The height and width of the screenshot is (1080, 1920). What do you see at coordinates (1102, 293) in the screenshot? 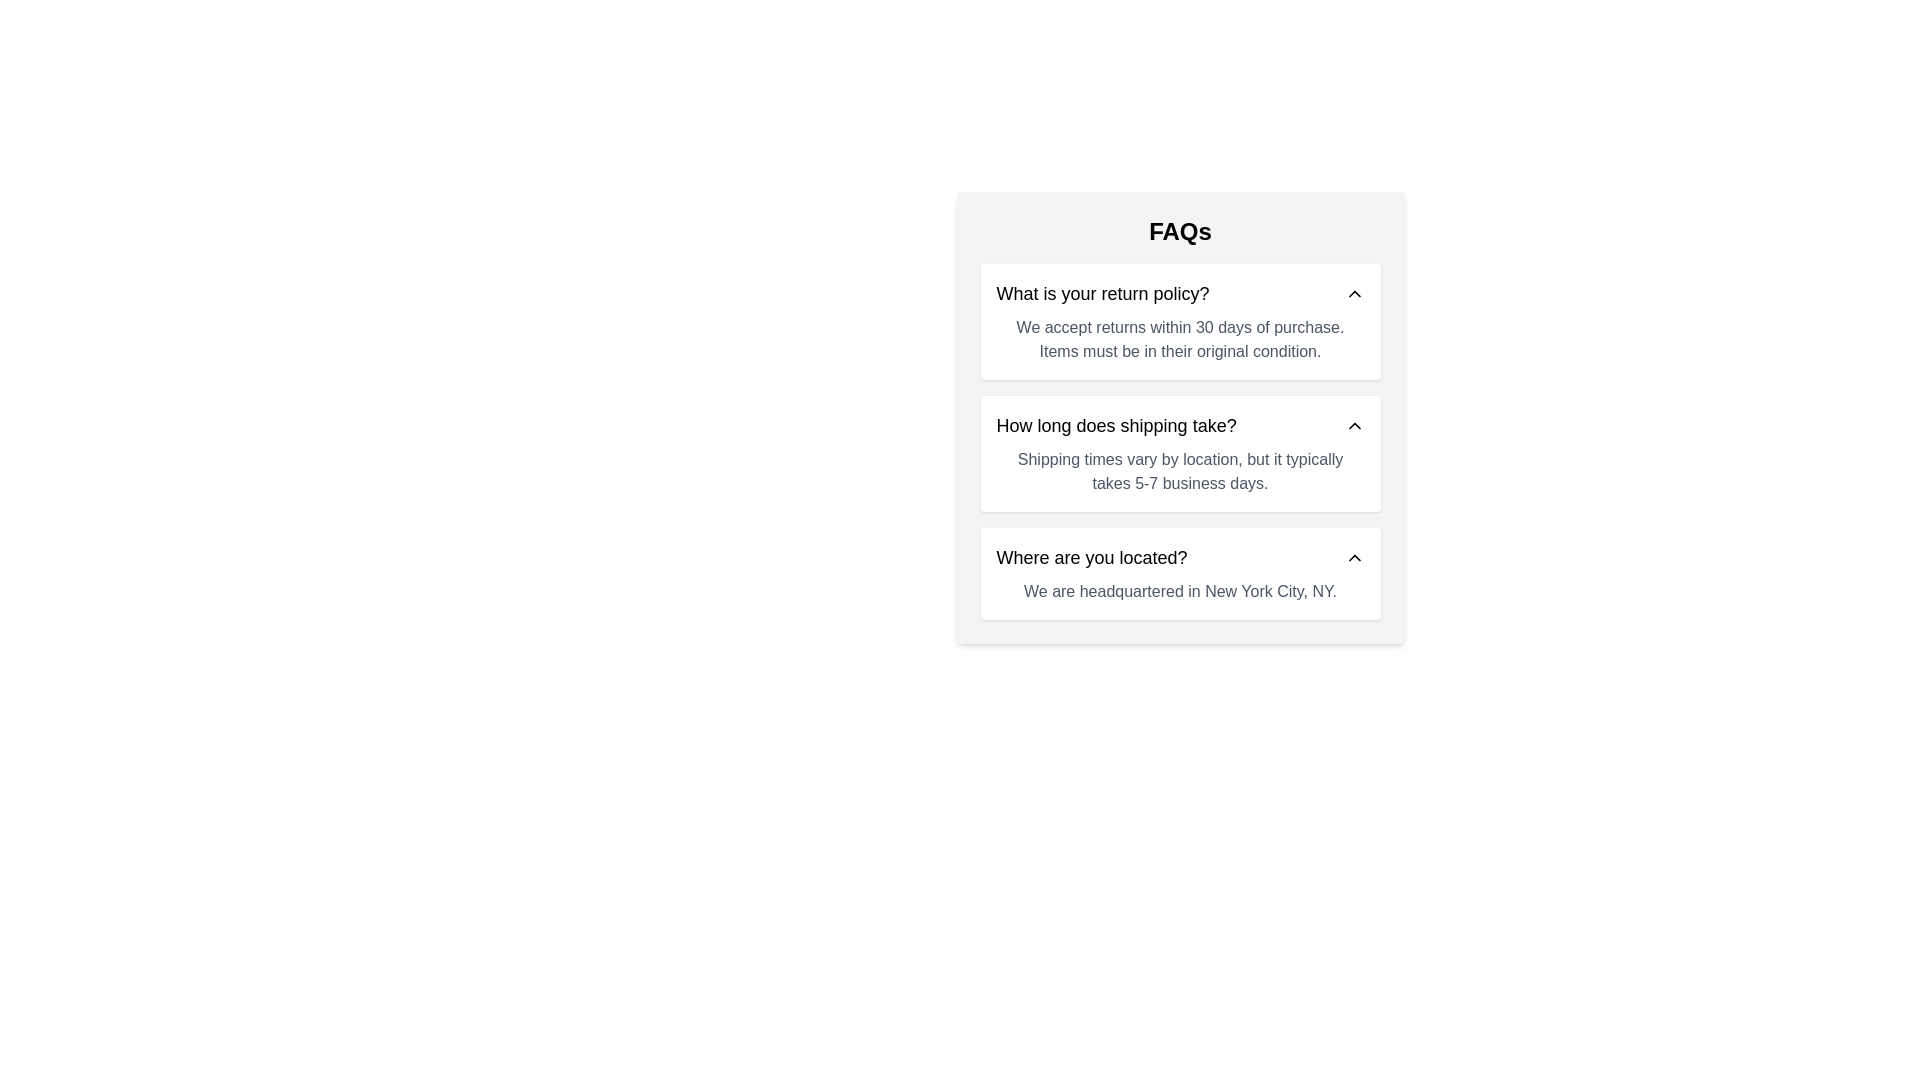
I see `the text heading that reads 'What is your return policy?' which is the first item in the FAQ section` at bounding box center [1102, 293].